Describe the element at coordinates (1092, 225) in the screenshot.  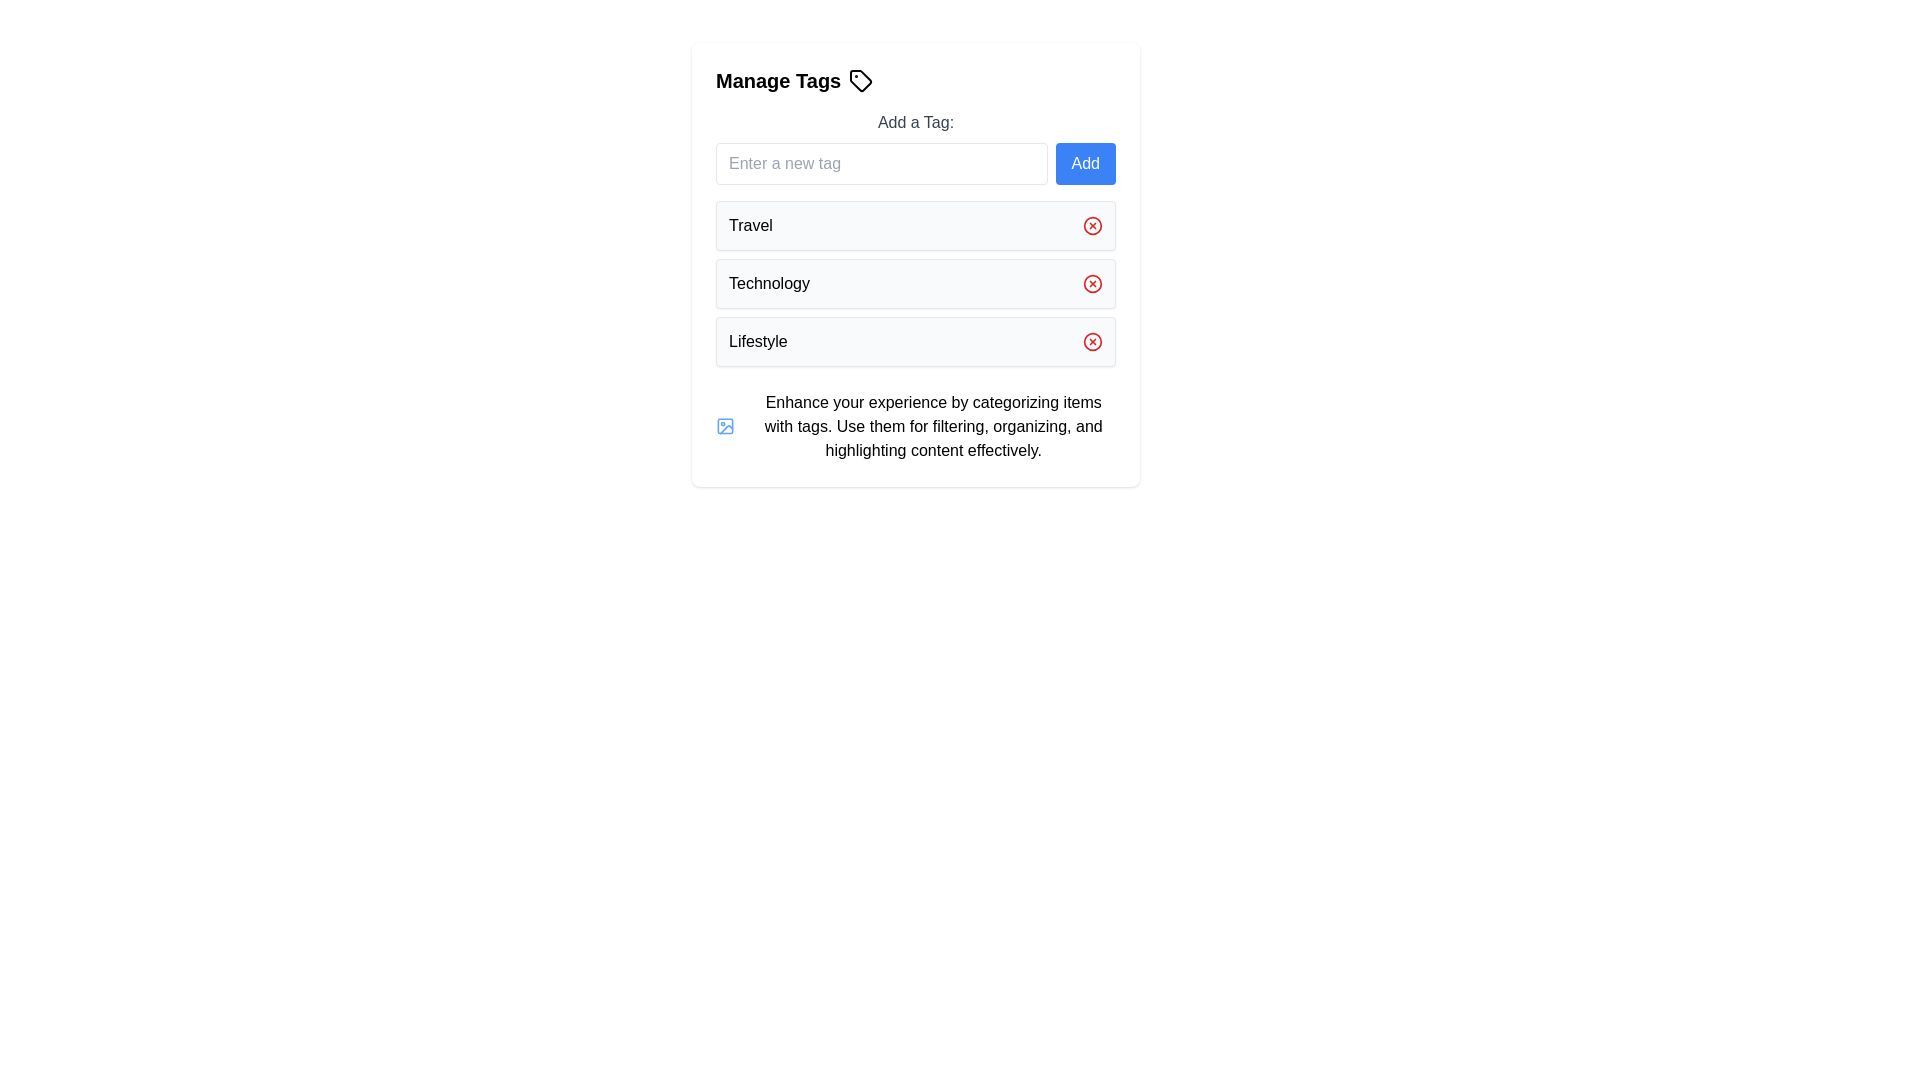
I see `the circular icon button located at the right end of the 'Travel' label in the user list item` at that location.